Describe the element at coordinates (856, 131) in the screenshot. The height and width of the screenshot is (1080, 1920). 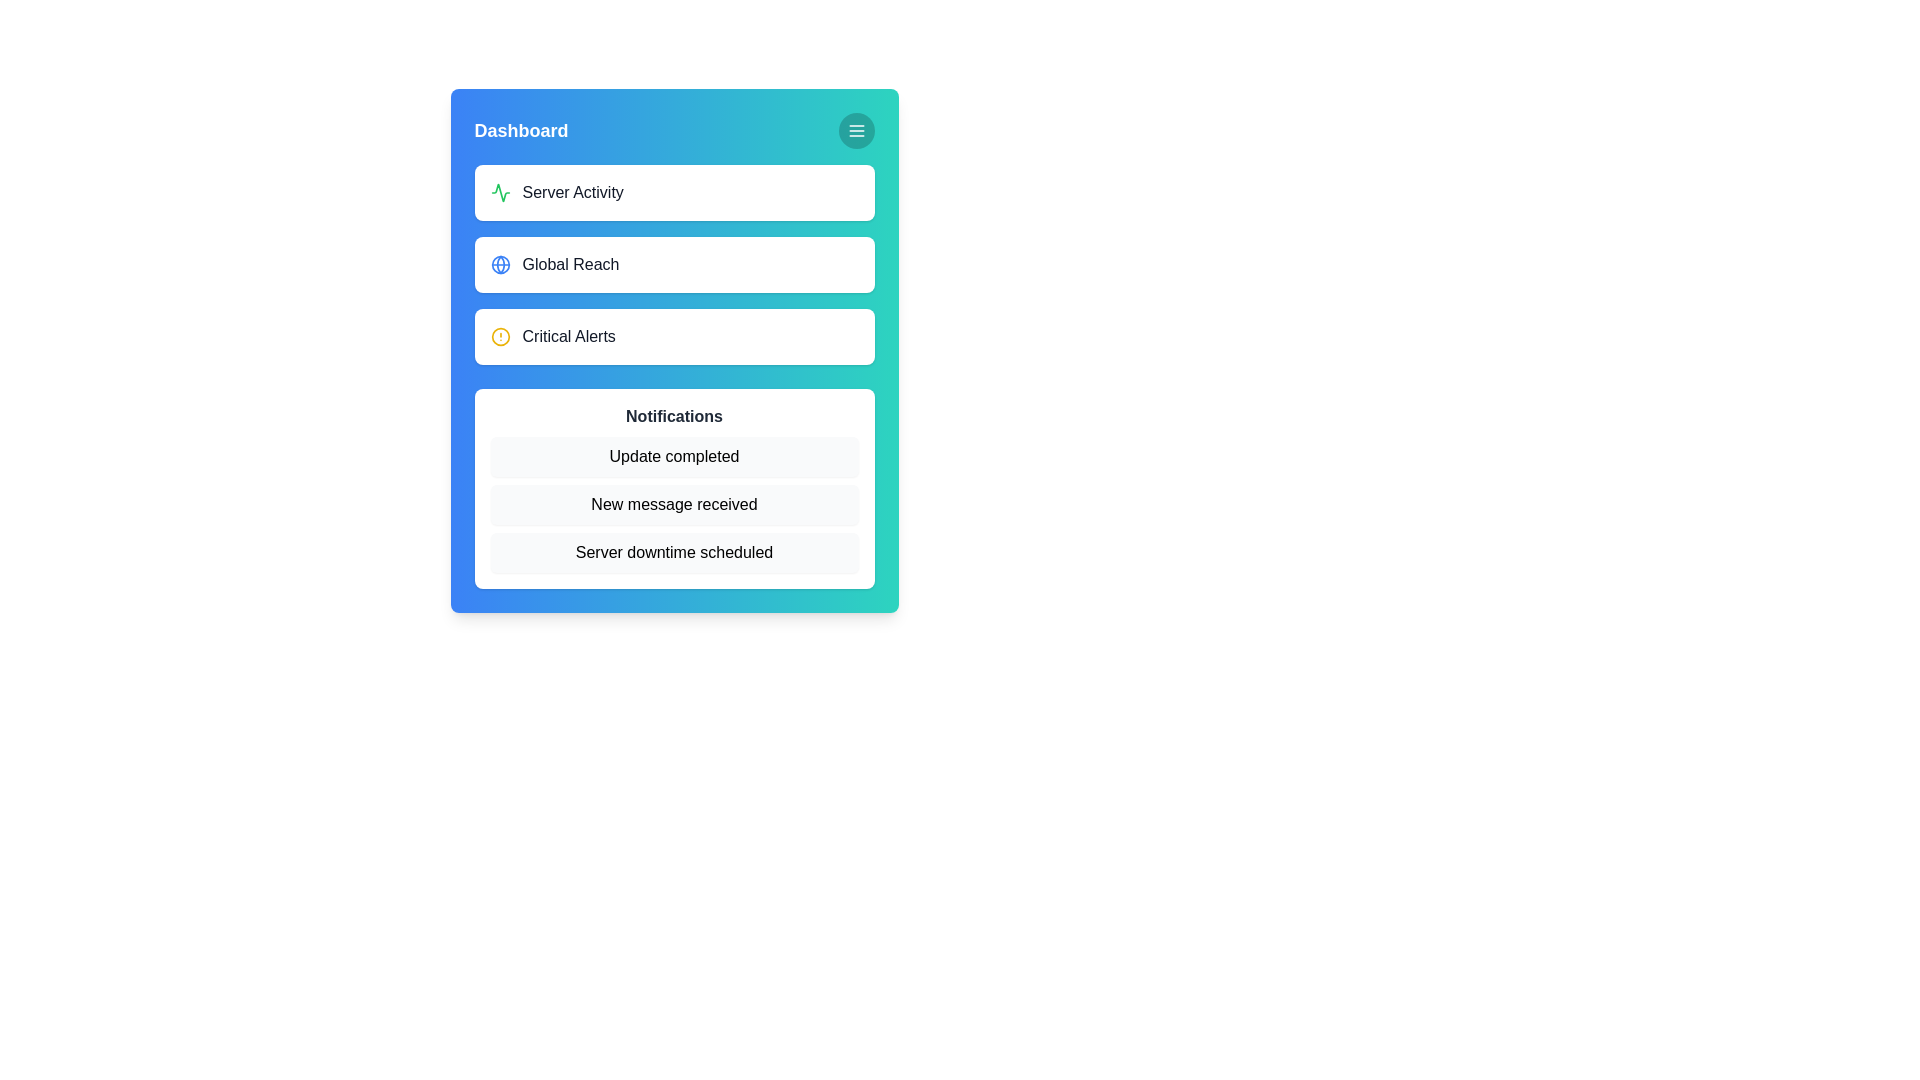
I see `the menu icon button represented by three horizontal lines, located at the top-right corner of the 'Dashboard' section` at that location.